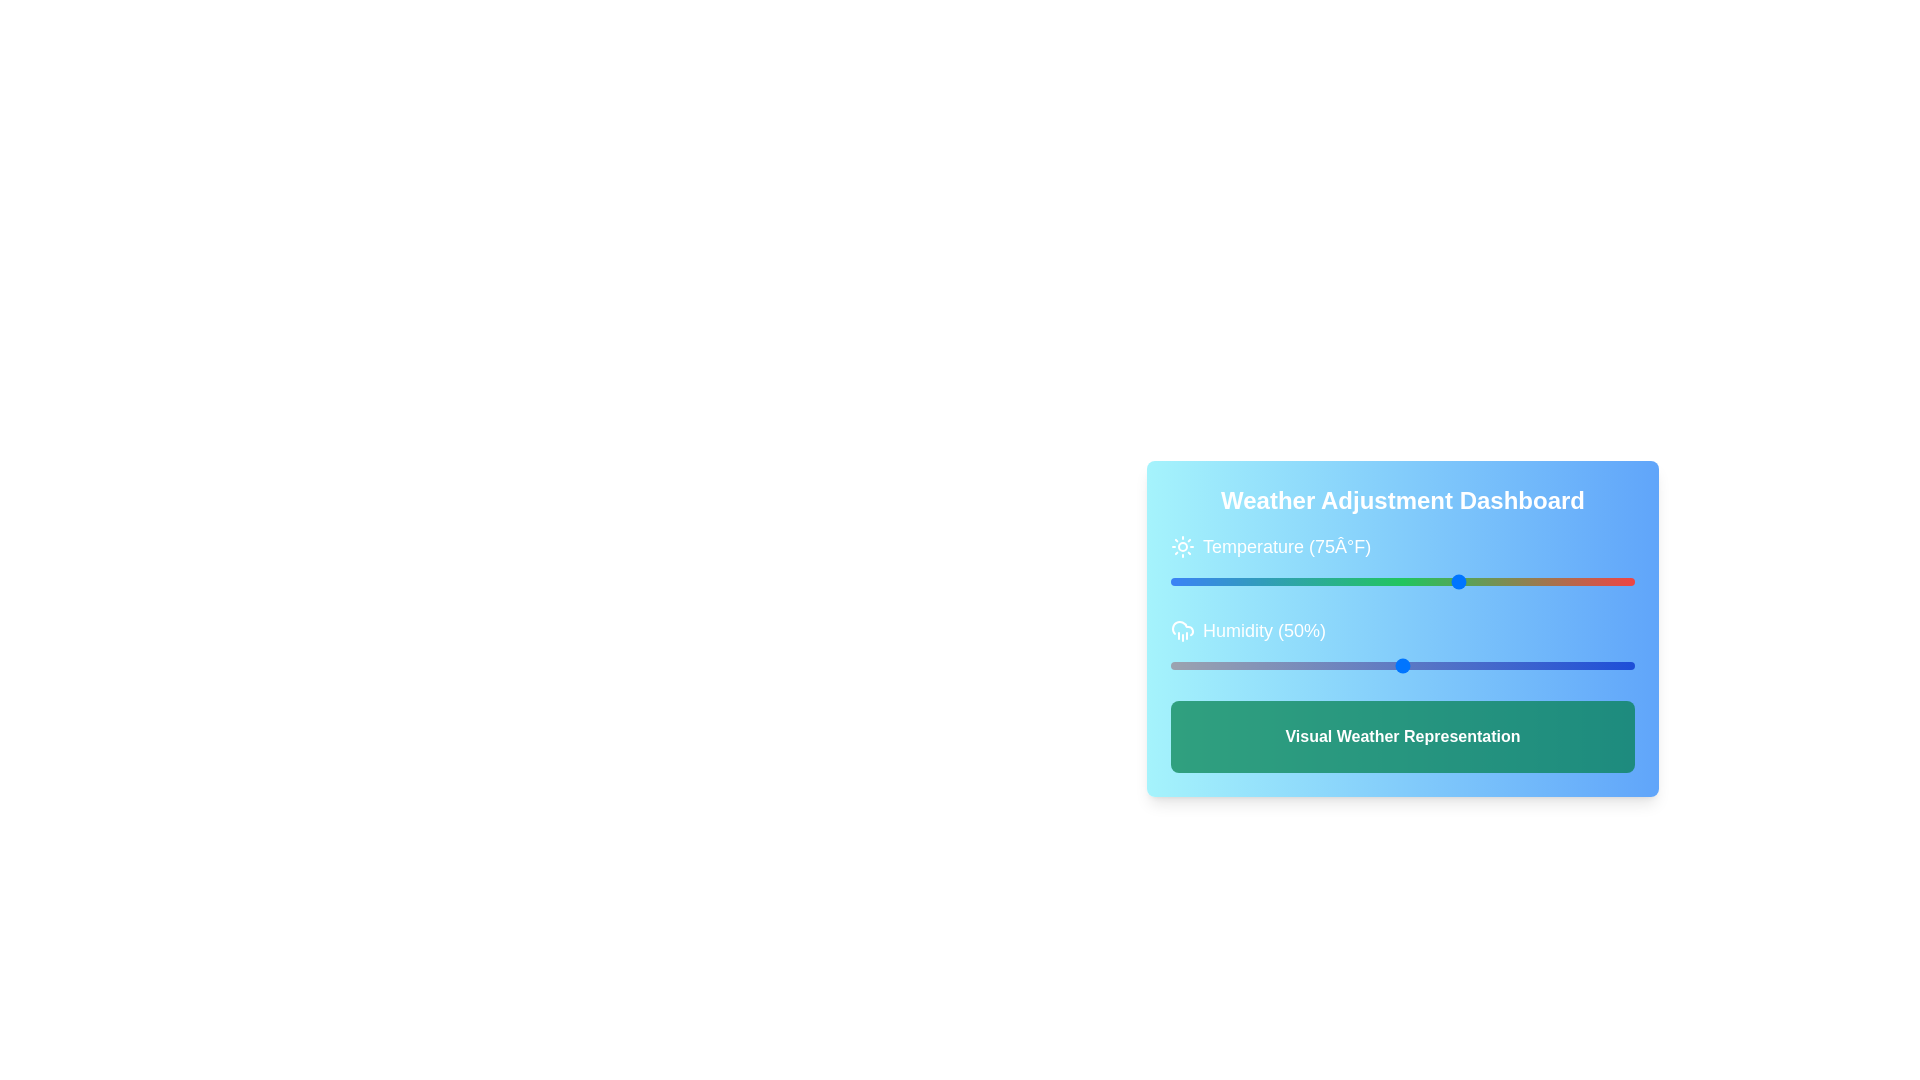 The image size is (1920, 1080). Describe the element at coordinates (1276, 582) in the screenshot. I see `the temperature slider to -4 degrees Fahrenheit` at that location.